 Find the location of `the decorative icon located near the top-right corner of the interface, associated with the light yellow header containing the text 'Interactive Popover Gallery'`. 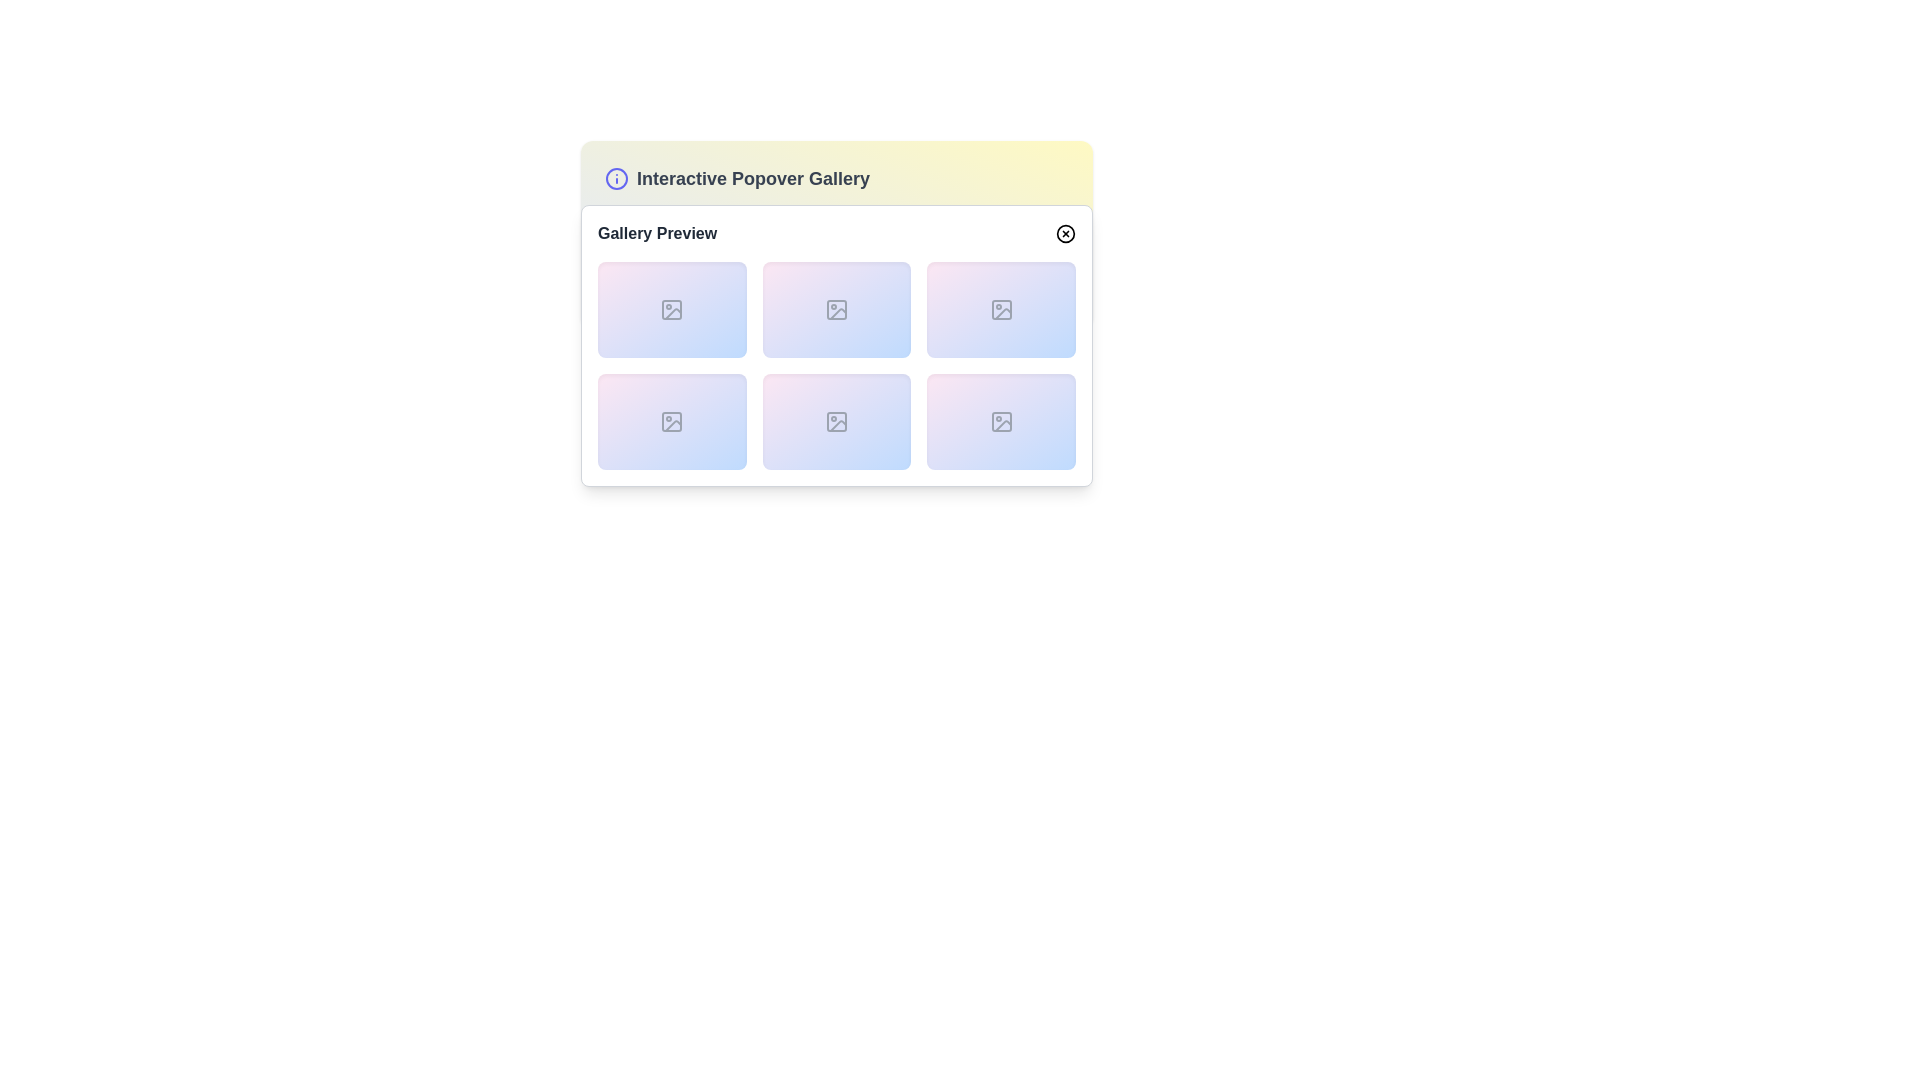

the decorative icon located near the top-right corner of the interface, associated with the light yellow header containing the text 'Interactive Popover Gallery' is located at coordinates (1064, 233).